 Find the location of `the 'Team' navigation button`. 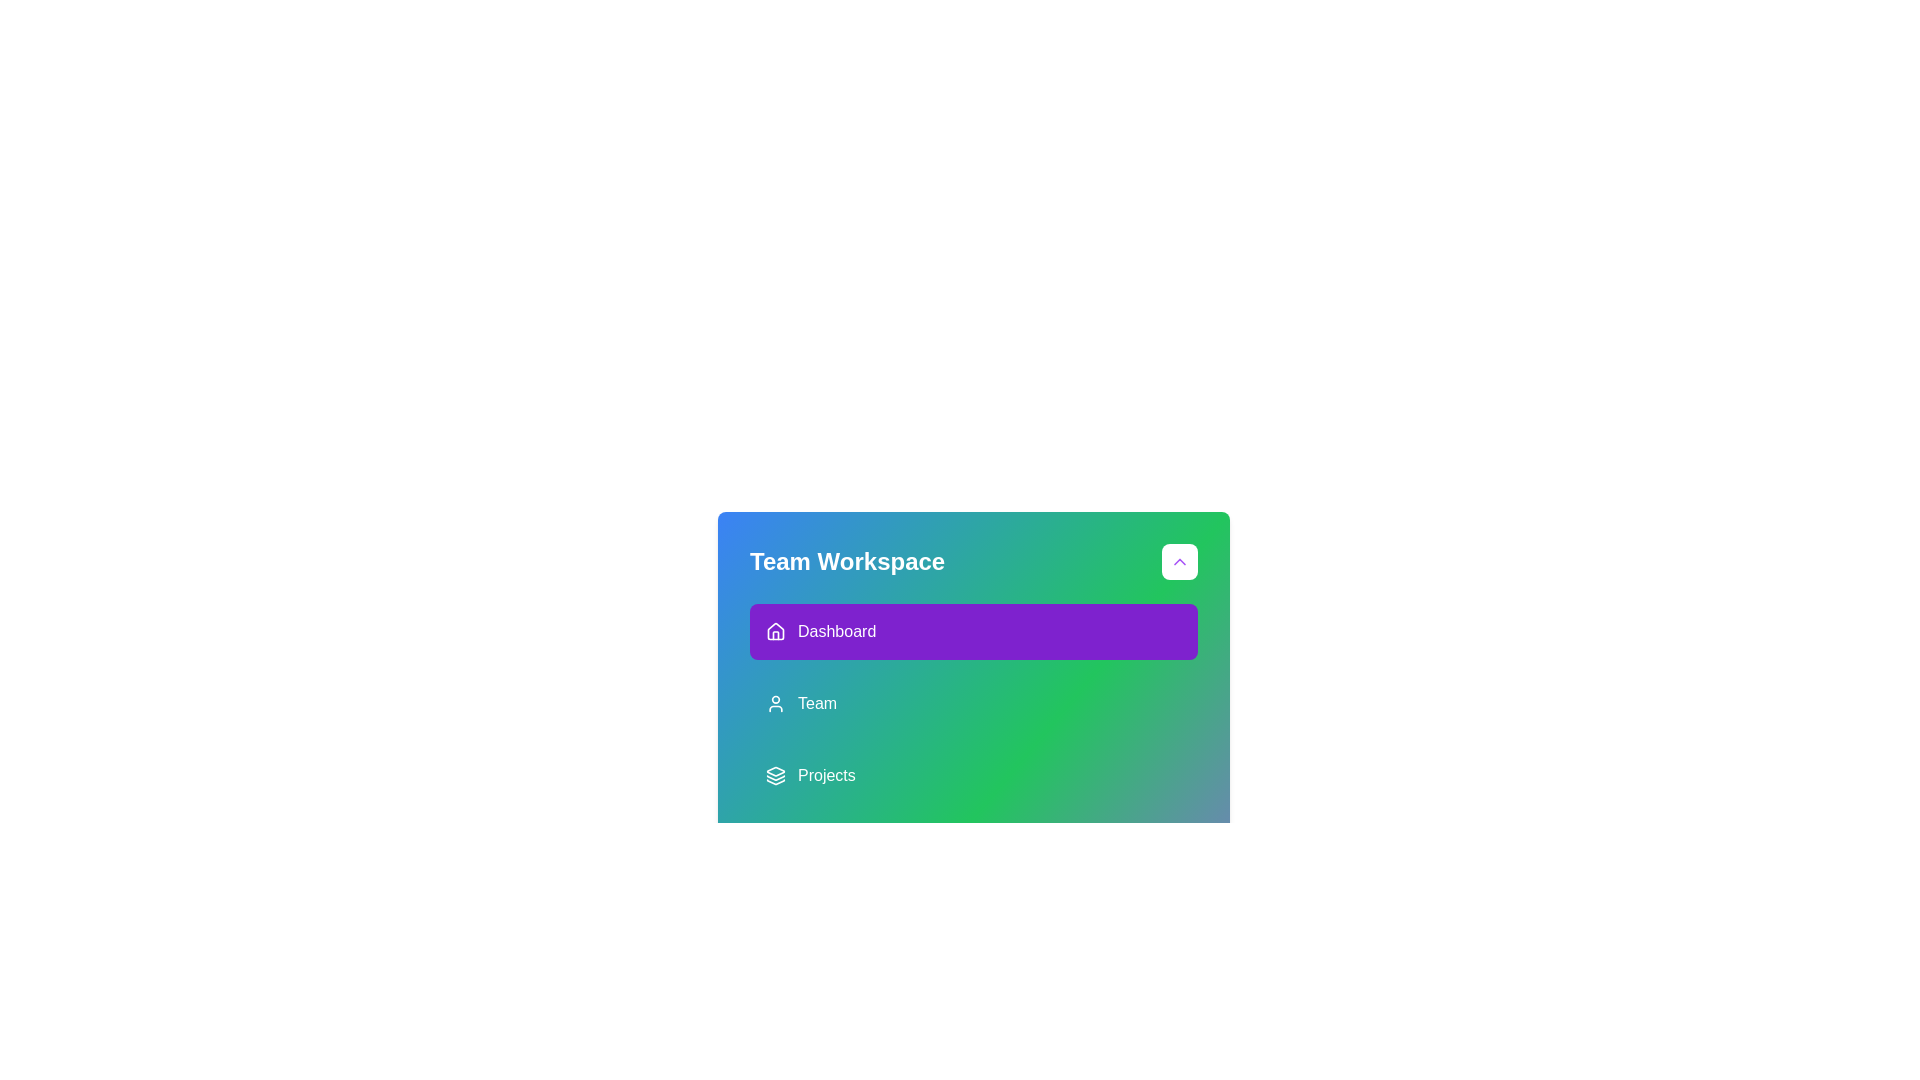

the 'Team' navigation button is located at coordinates (974, 703).